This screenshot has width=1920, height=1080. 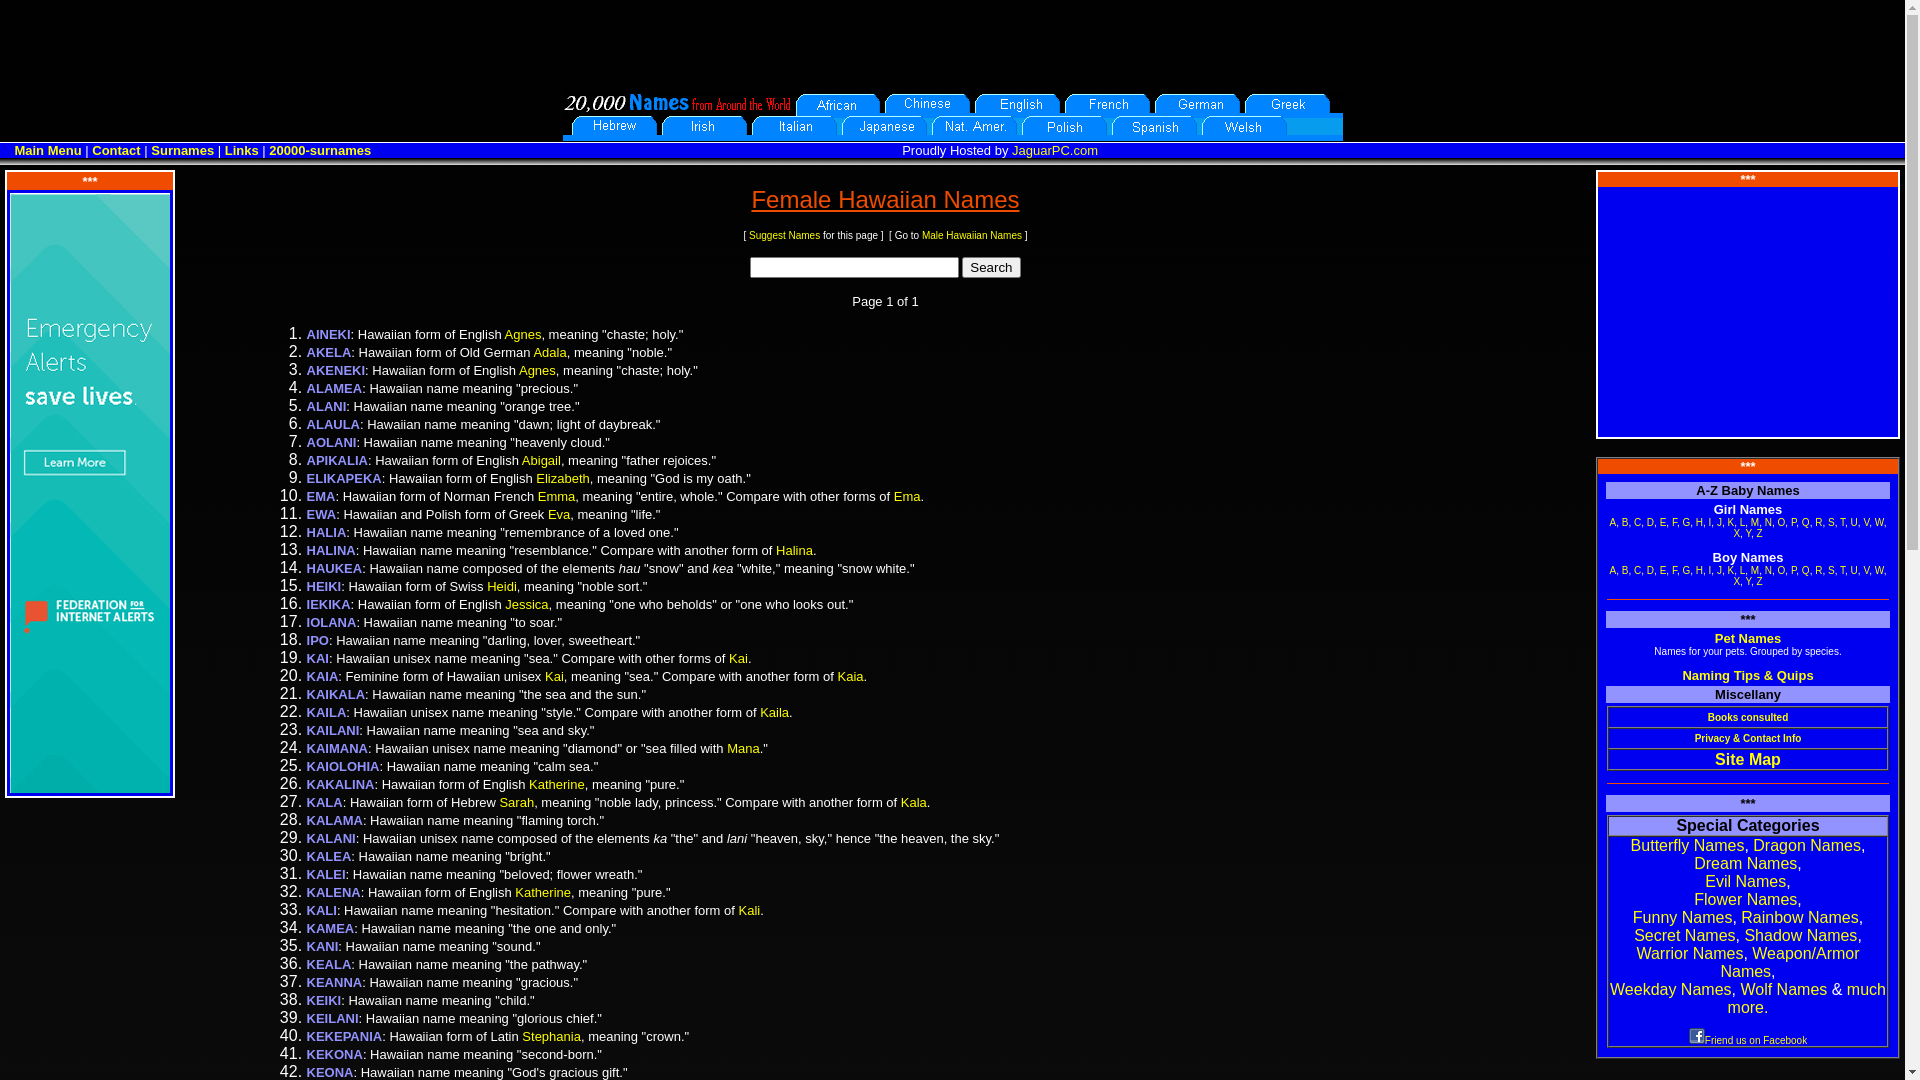 What do you see at coordinates (547, 513) in the screenshot?
I see `'Eva'` at bounding box center [547, 513].